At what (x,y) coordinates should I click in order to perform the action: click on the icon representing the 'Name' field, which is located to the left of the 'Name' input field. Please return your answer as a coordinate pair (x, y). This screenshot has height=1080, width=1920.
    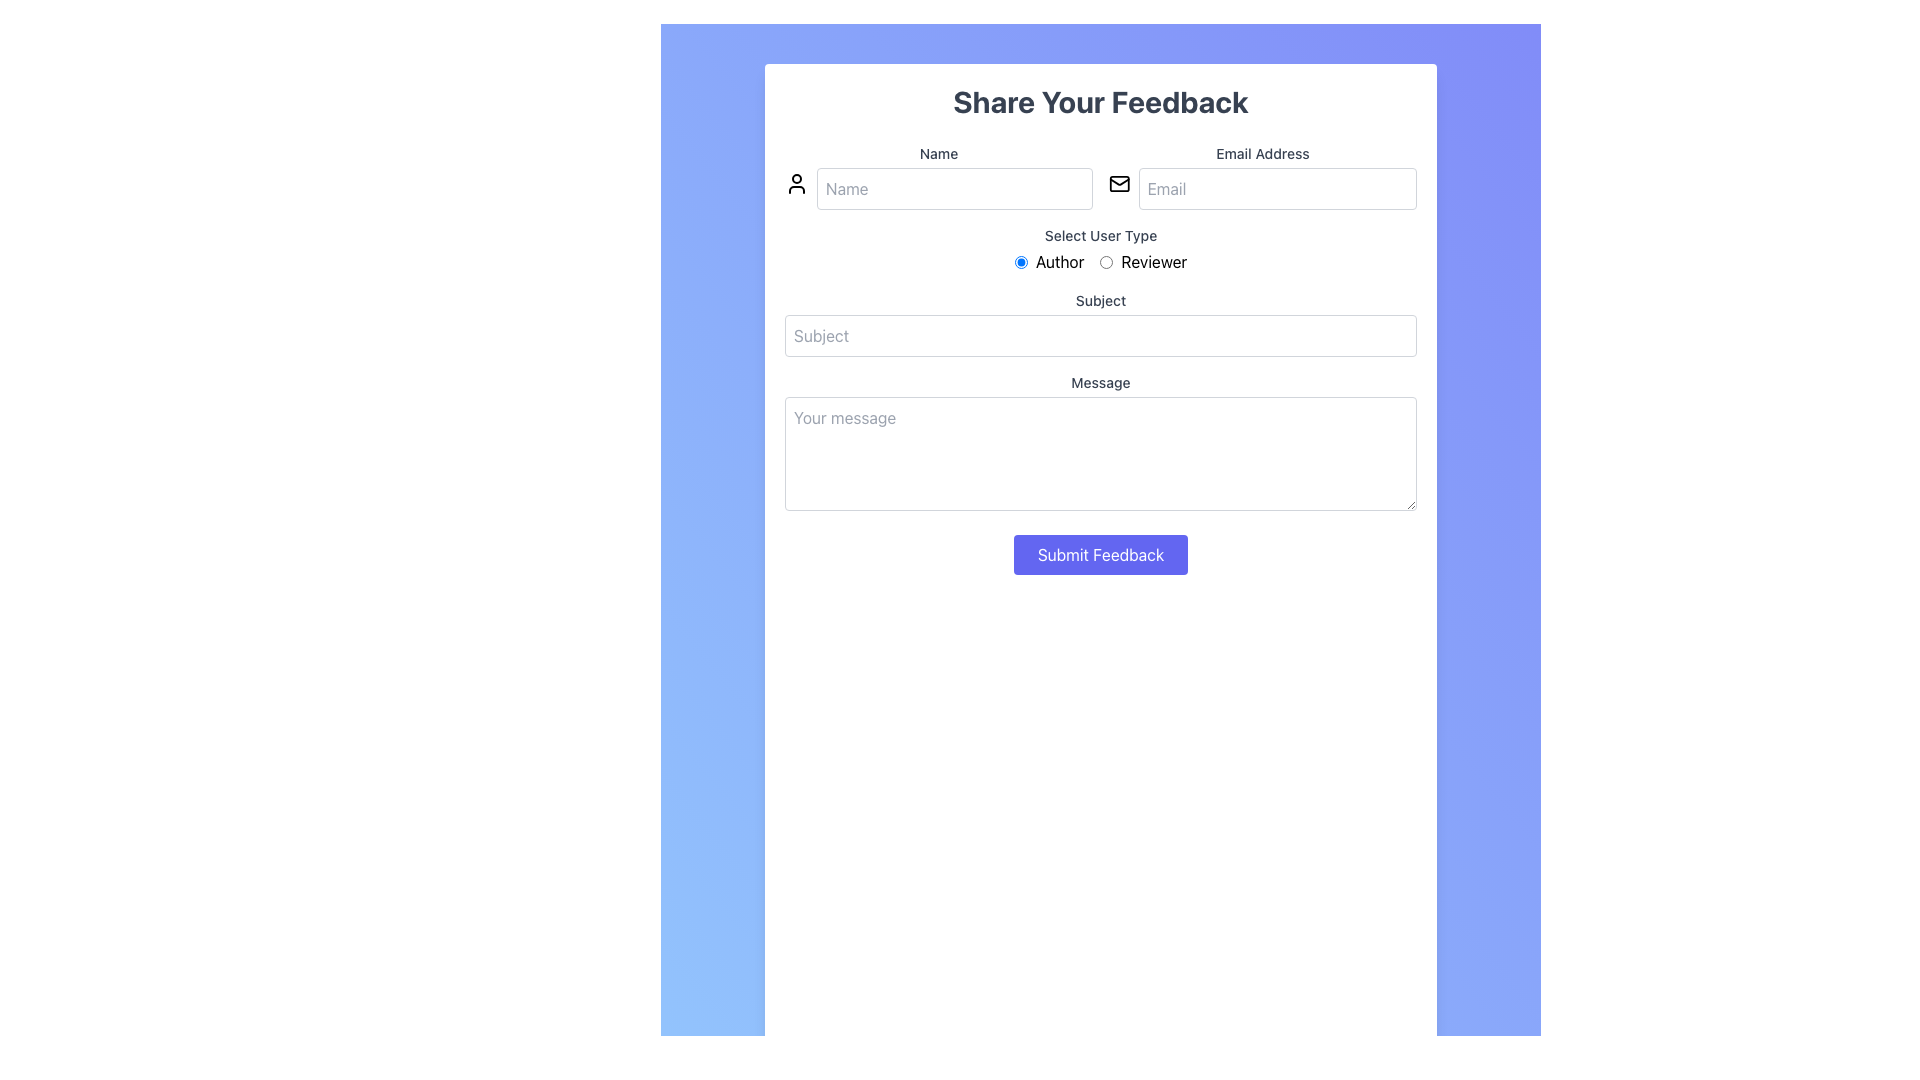
    Looking at the image, I should click on (795, 184).